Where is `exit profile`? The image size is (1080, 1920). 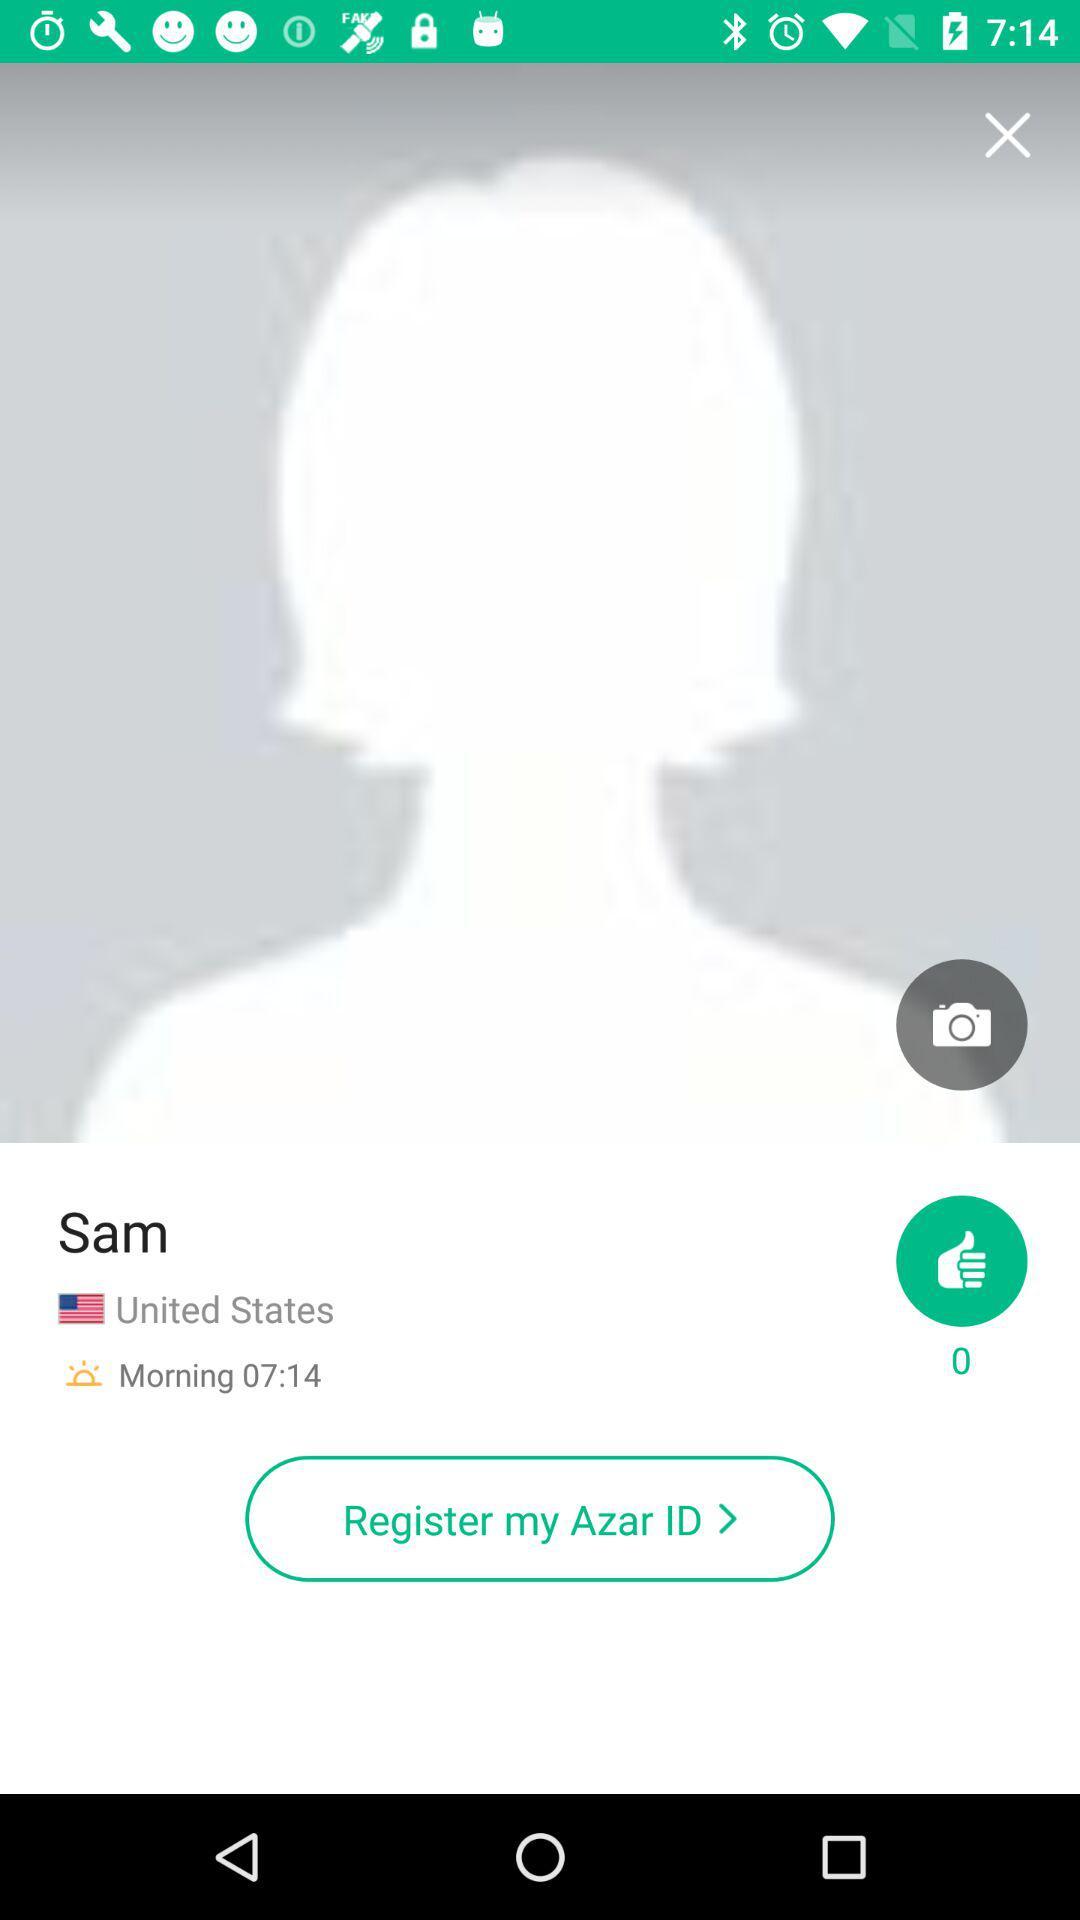 exit profile is located at coordinates (1006, 135).